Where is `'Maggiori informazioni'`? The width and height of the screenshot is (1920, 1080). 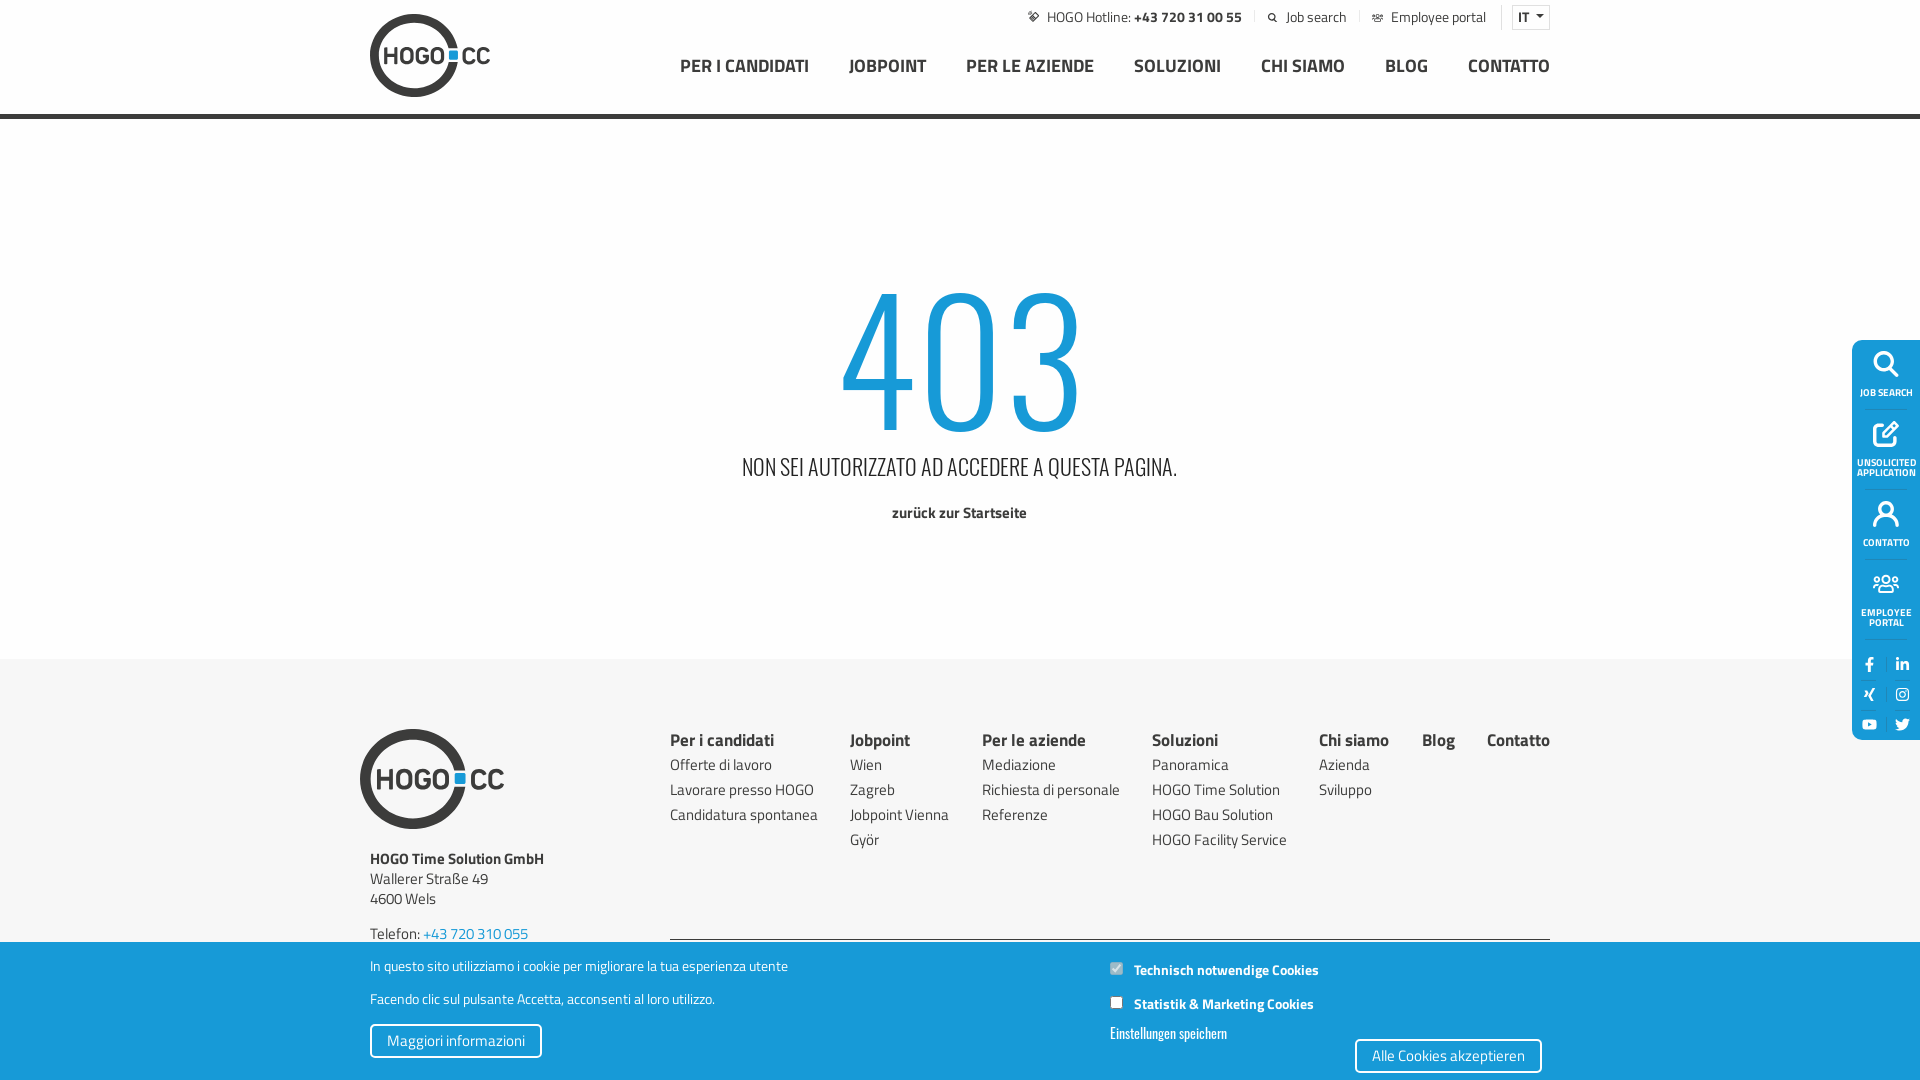
'Maggiori informazioni' is located at coordinates (455, 1040).